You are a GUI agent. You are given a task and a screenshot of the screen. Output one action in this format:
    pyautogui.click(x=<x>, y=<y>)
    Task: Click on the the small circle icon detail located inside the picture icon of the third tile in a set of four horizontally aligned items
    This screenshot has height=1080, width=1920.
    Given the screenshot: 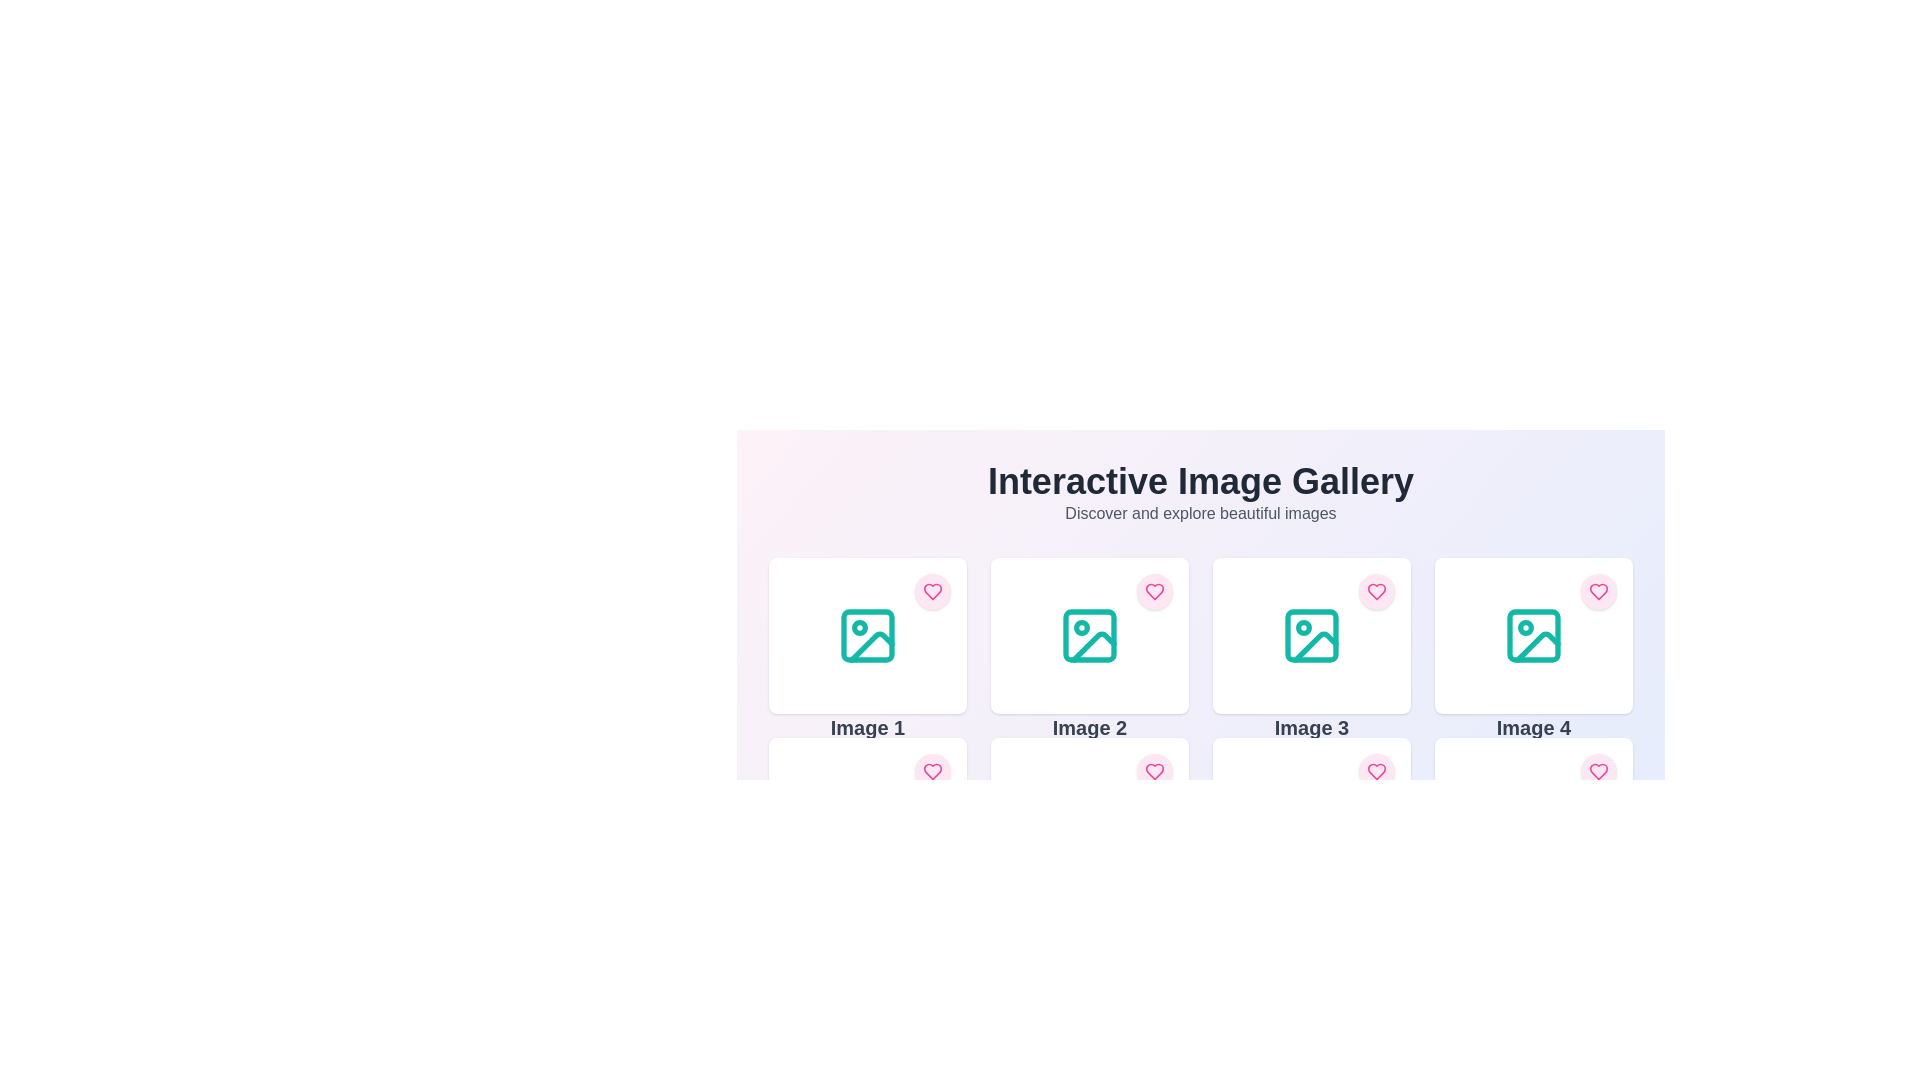 What is the action you would take?
    pyautogui.click(x=1304, y=627)
    